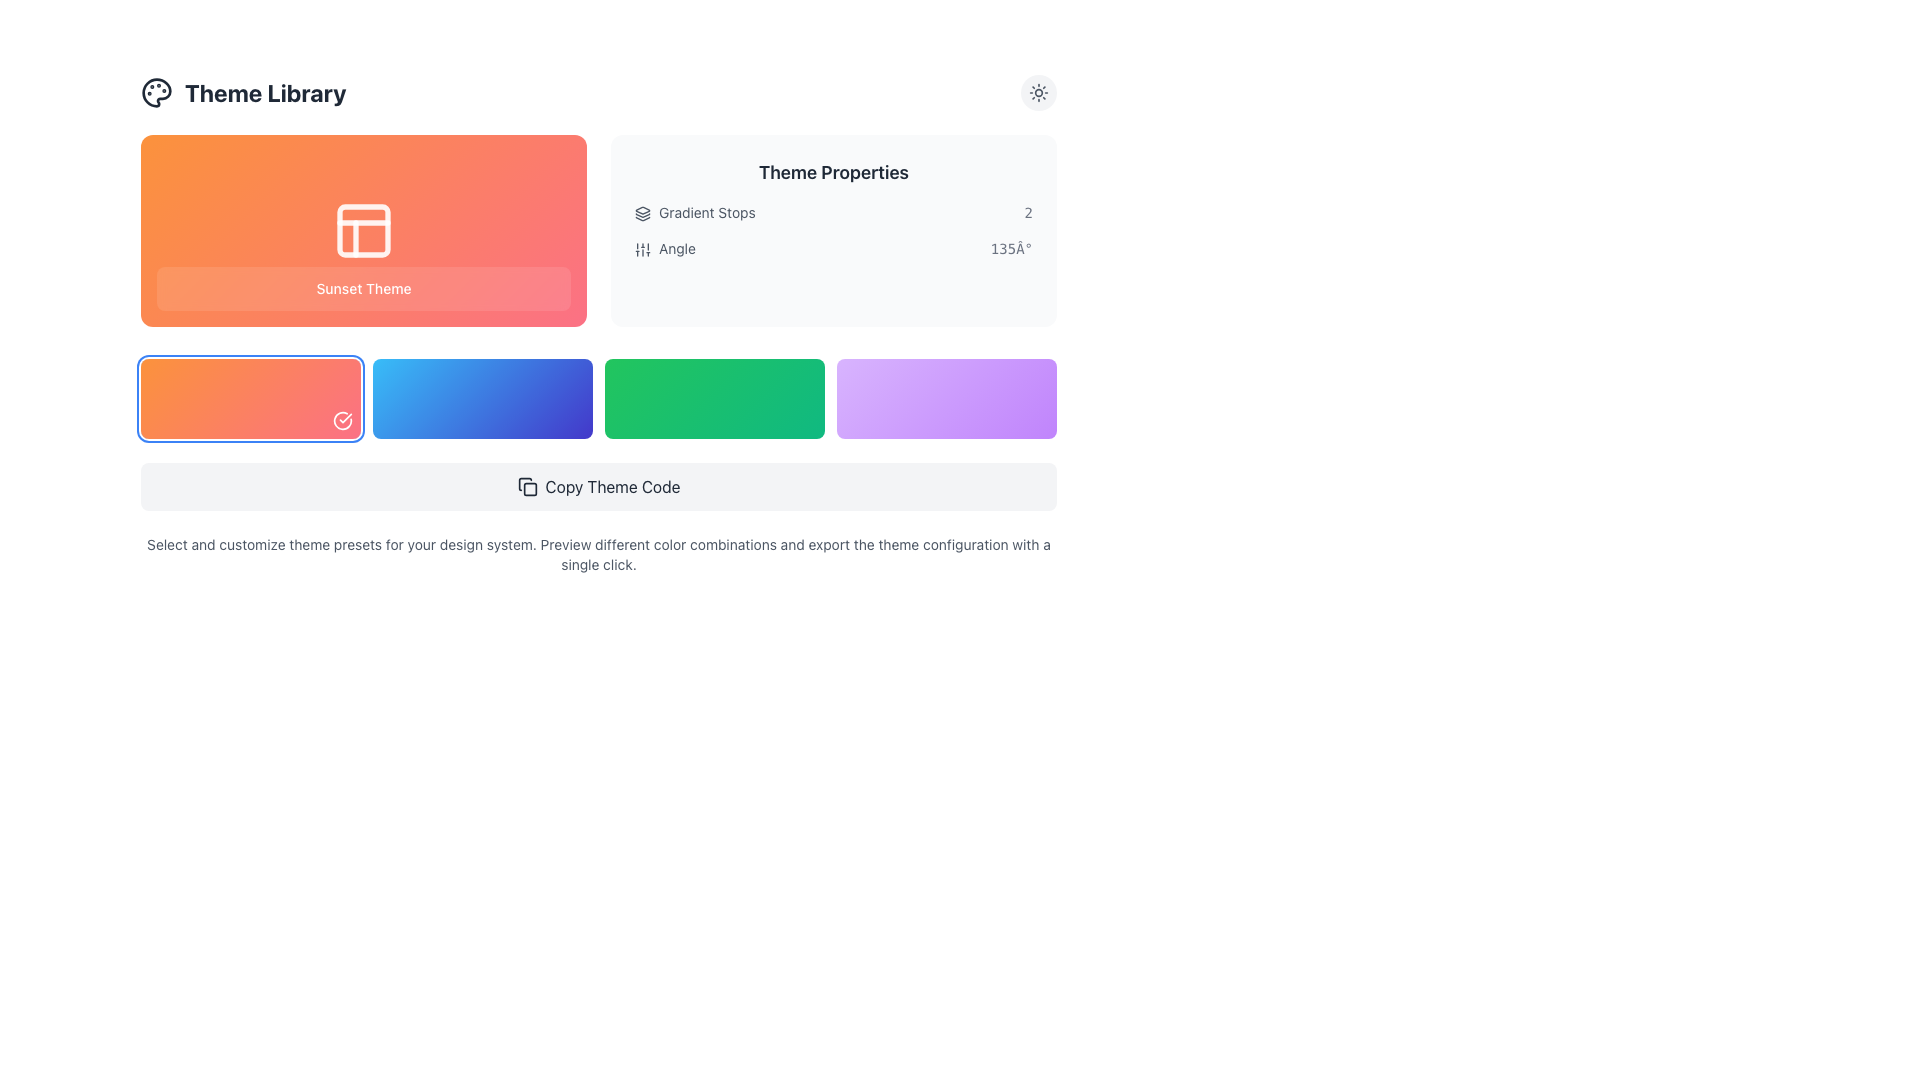 This screenshot has height=1080, width=1920. I want to click on the icon within the 'Copy Theme Code' button, which visually indicates the button's purpose to copy a theme code, so click(527, 486).